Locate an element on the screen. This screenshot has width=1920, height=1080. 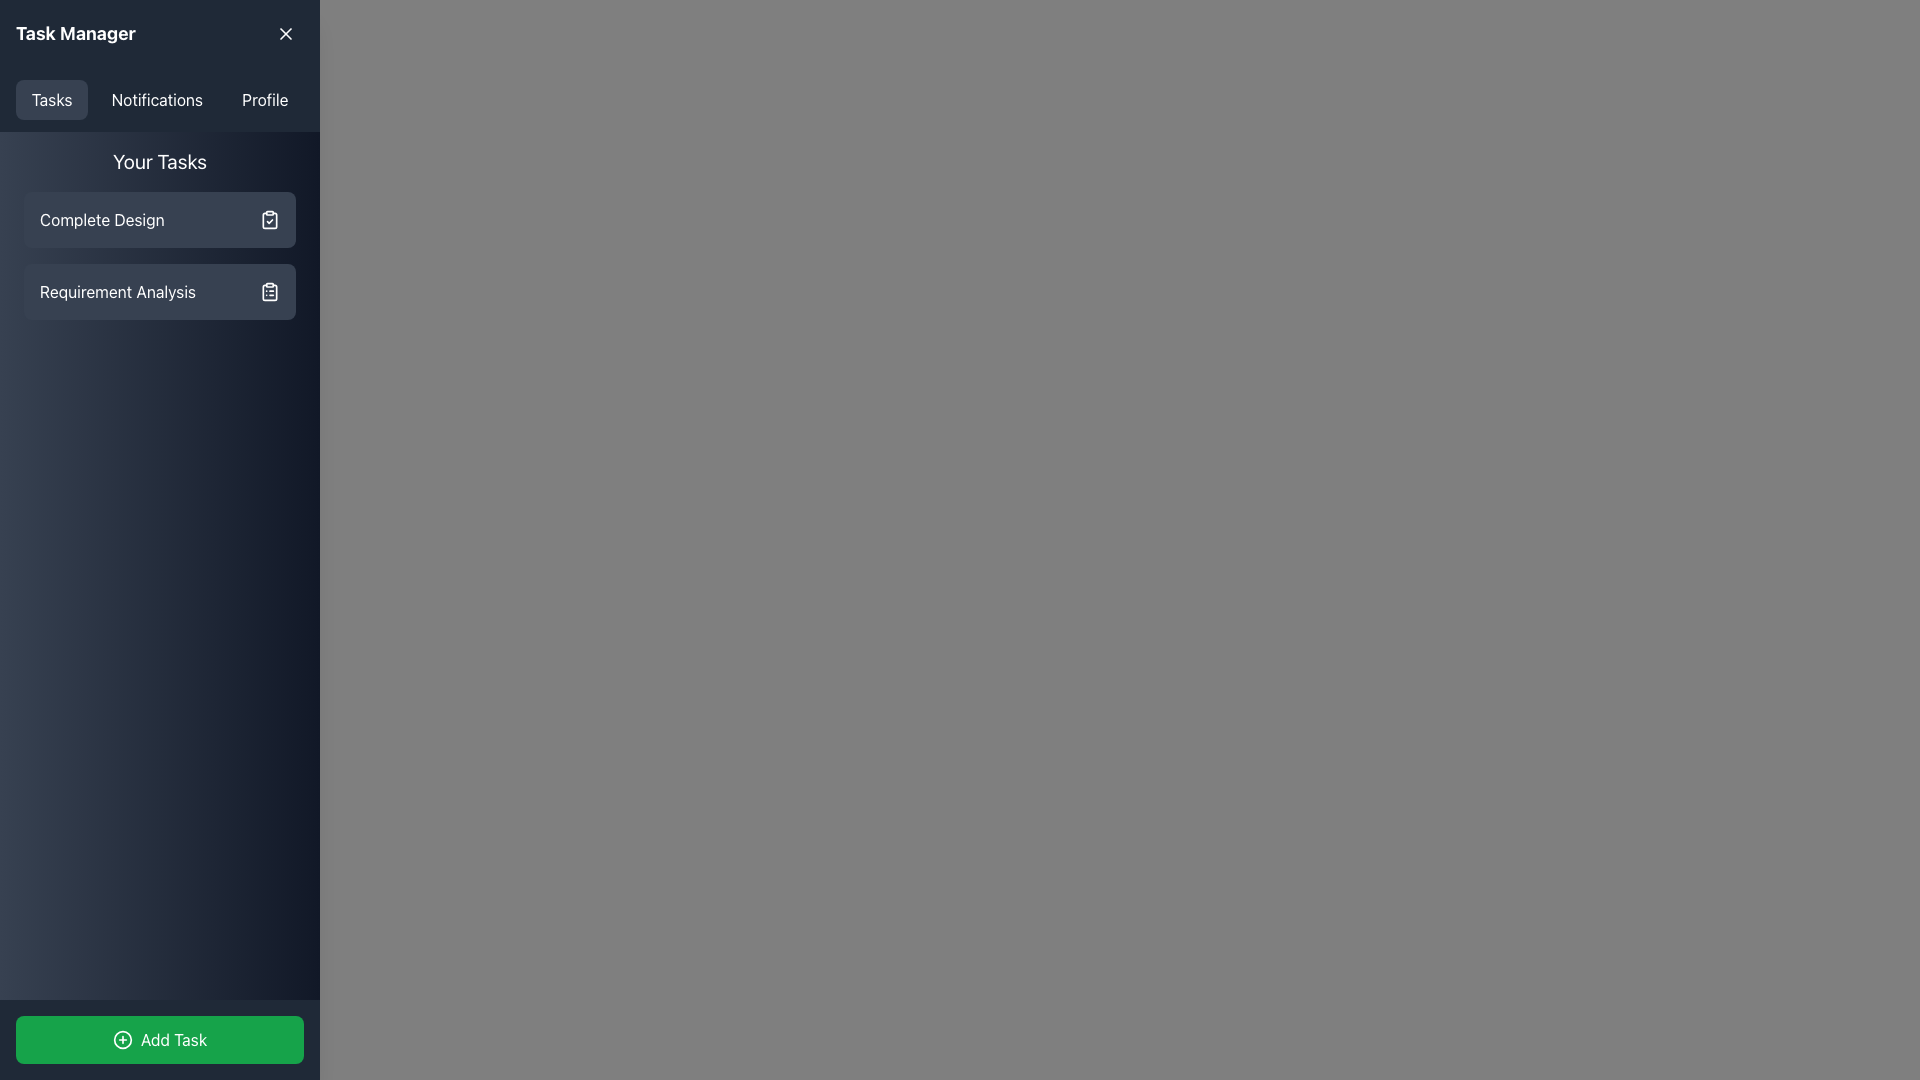
the decorative Circle SVG shape located centrally within the 'Add Task' button, which symbolizes a creation action is located at coordinates (121, 1039).